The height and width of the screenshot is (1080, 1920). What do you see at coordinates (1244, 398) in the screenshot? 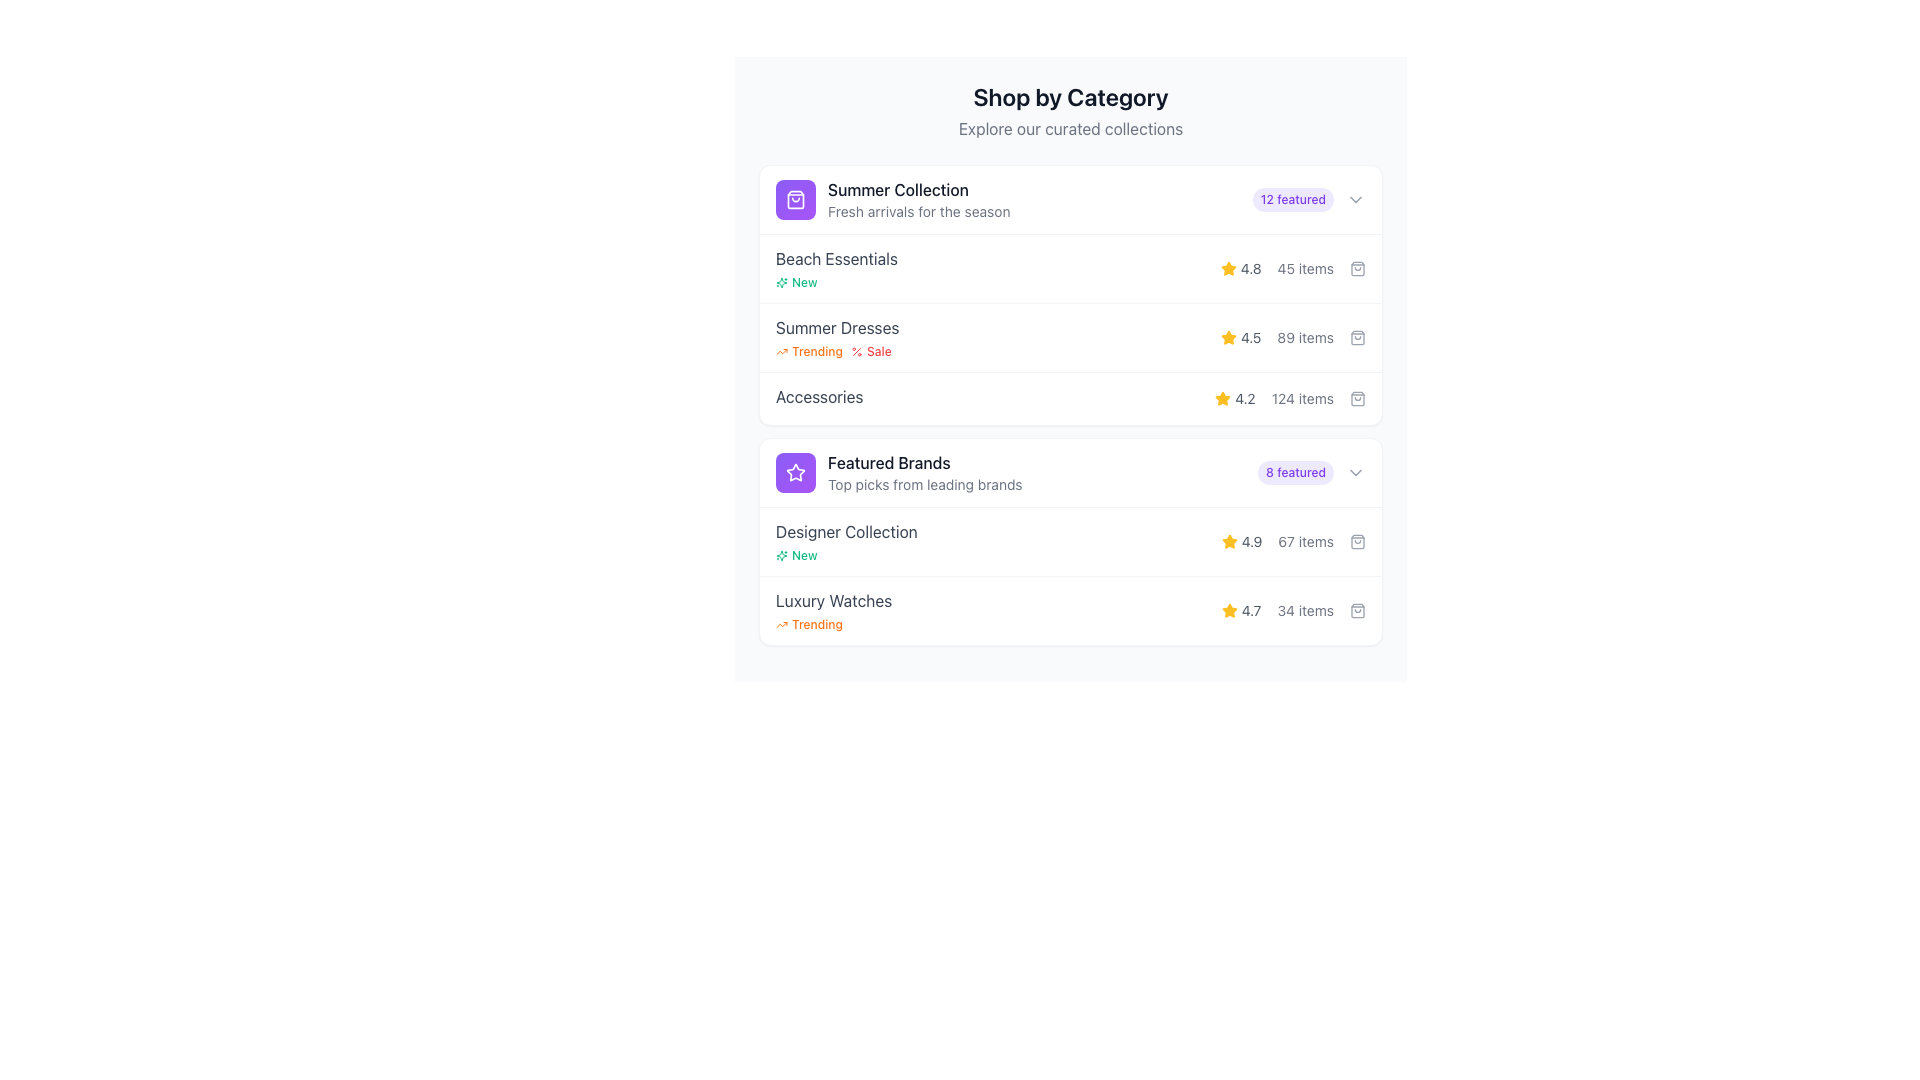
I see `the text label displaying '4.2' in a small gray font, which is located next to a yellow star icon in the Accessories category` at bounding box center [1244, 398].